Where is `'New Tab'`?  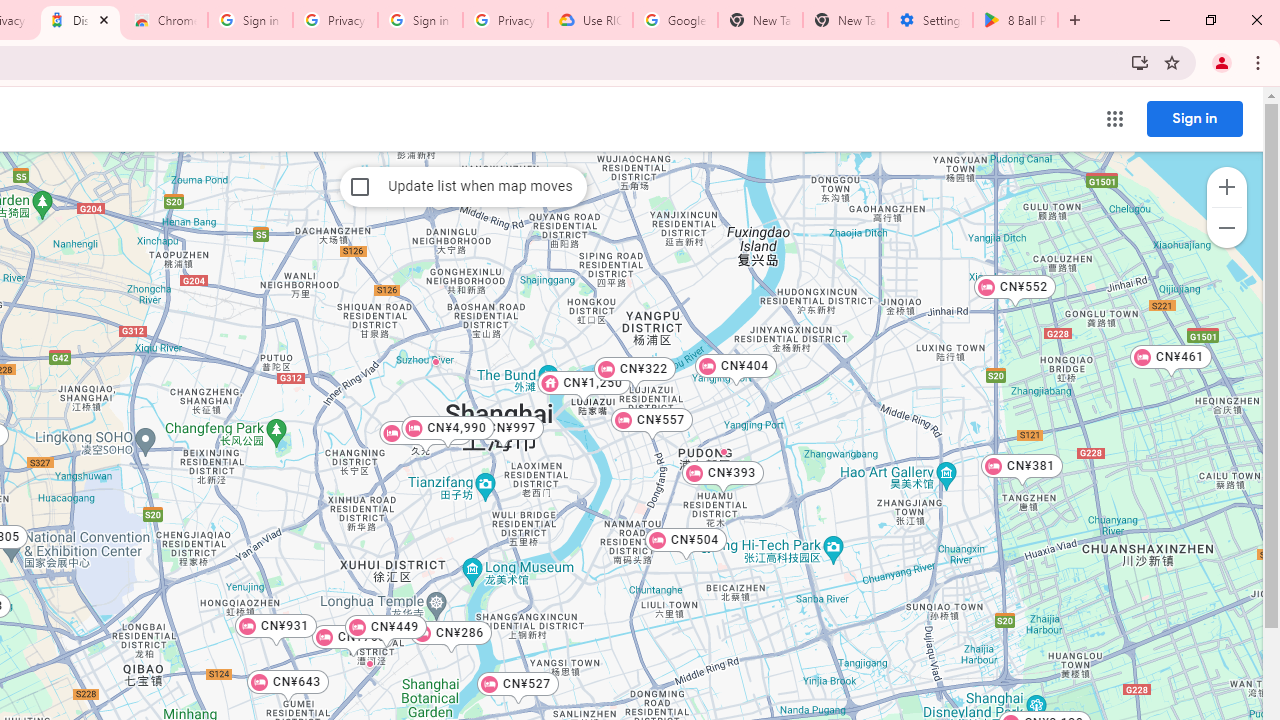
'New Tab' is located at coordinates (845, 20).